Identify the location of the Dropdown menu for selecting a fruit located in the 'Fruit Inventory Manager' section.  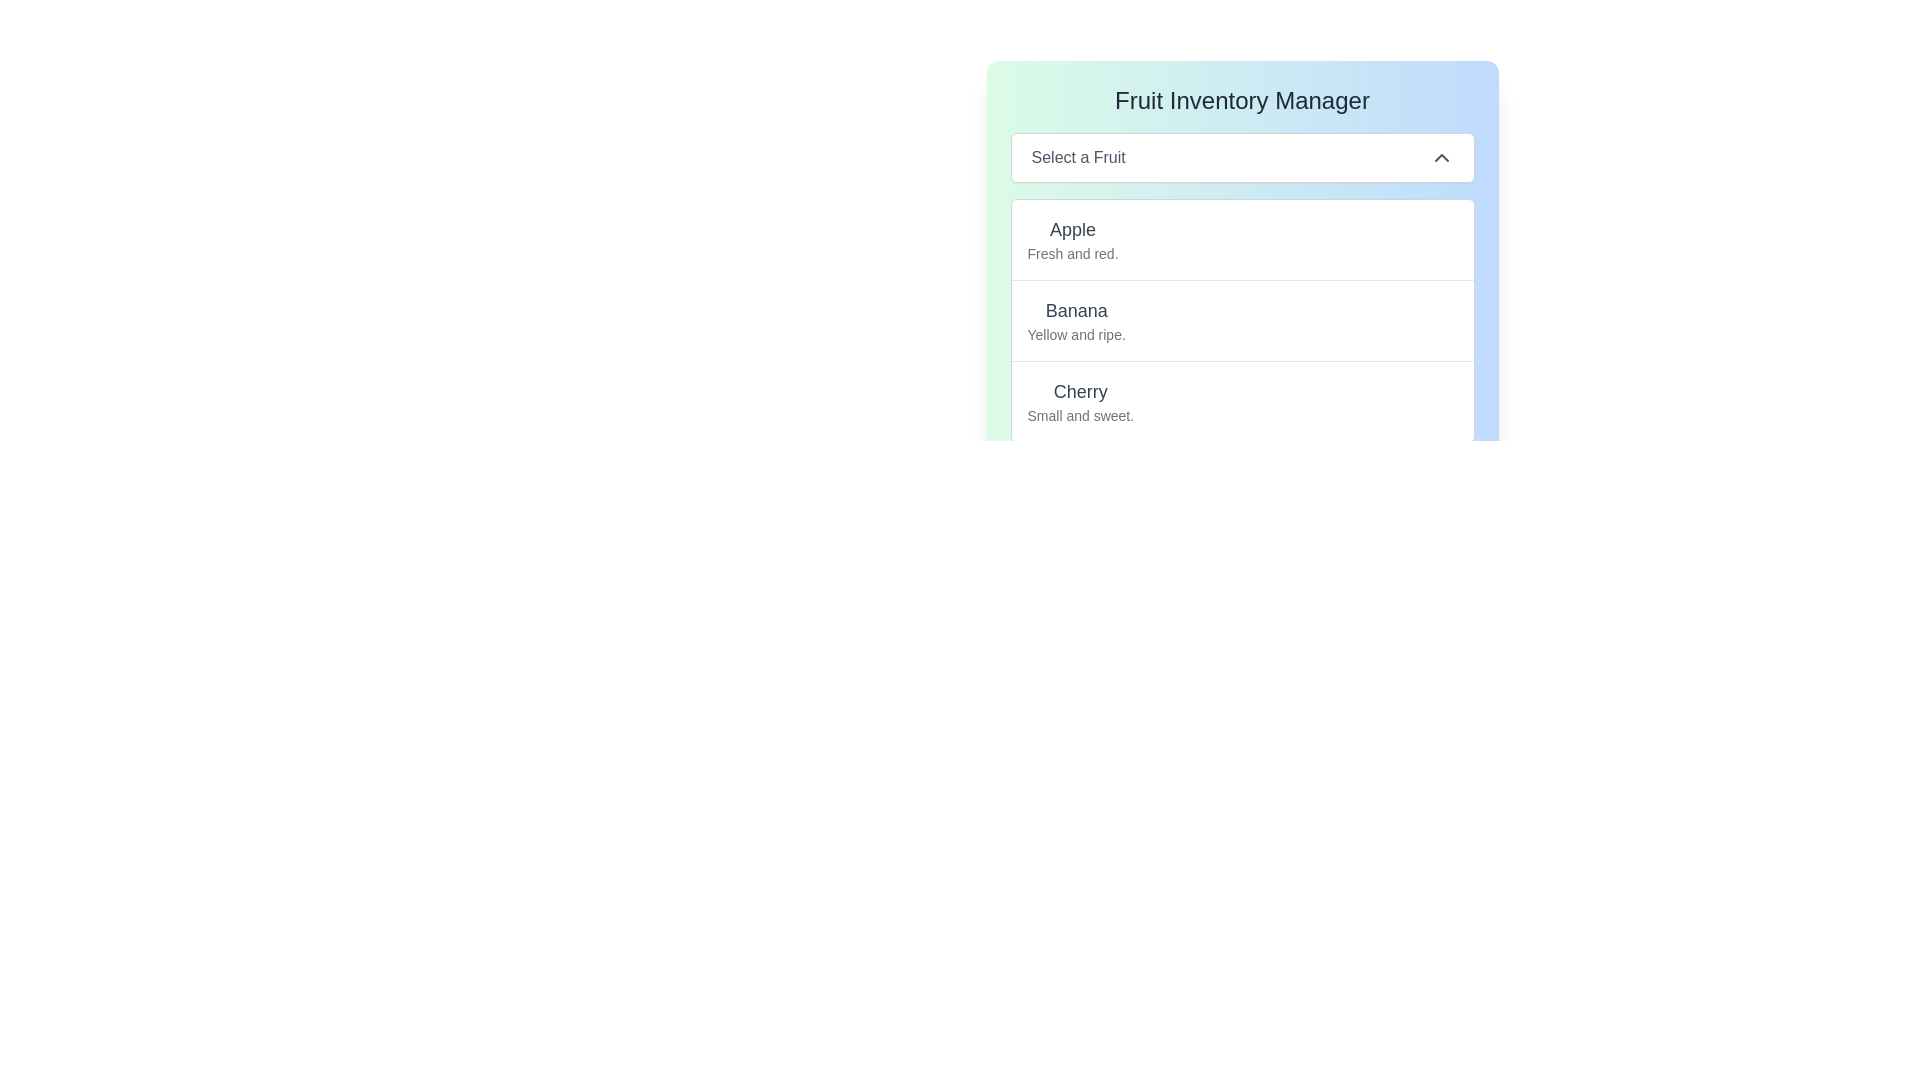
(1241, 157).